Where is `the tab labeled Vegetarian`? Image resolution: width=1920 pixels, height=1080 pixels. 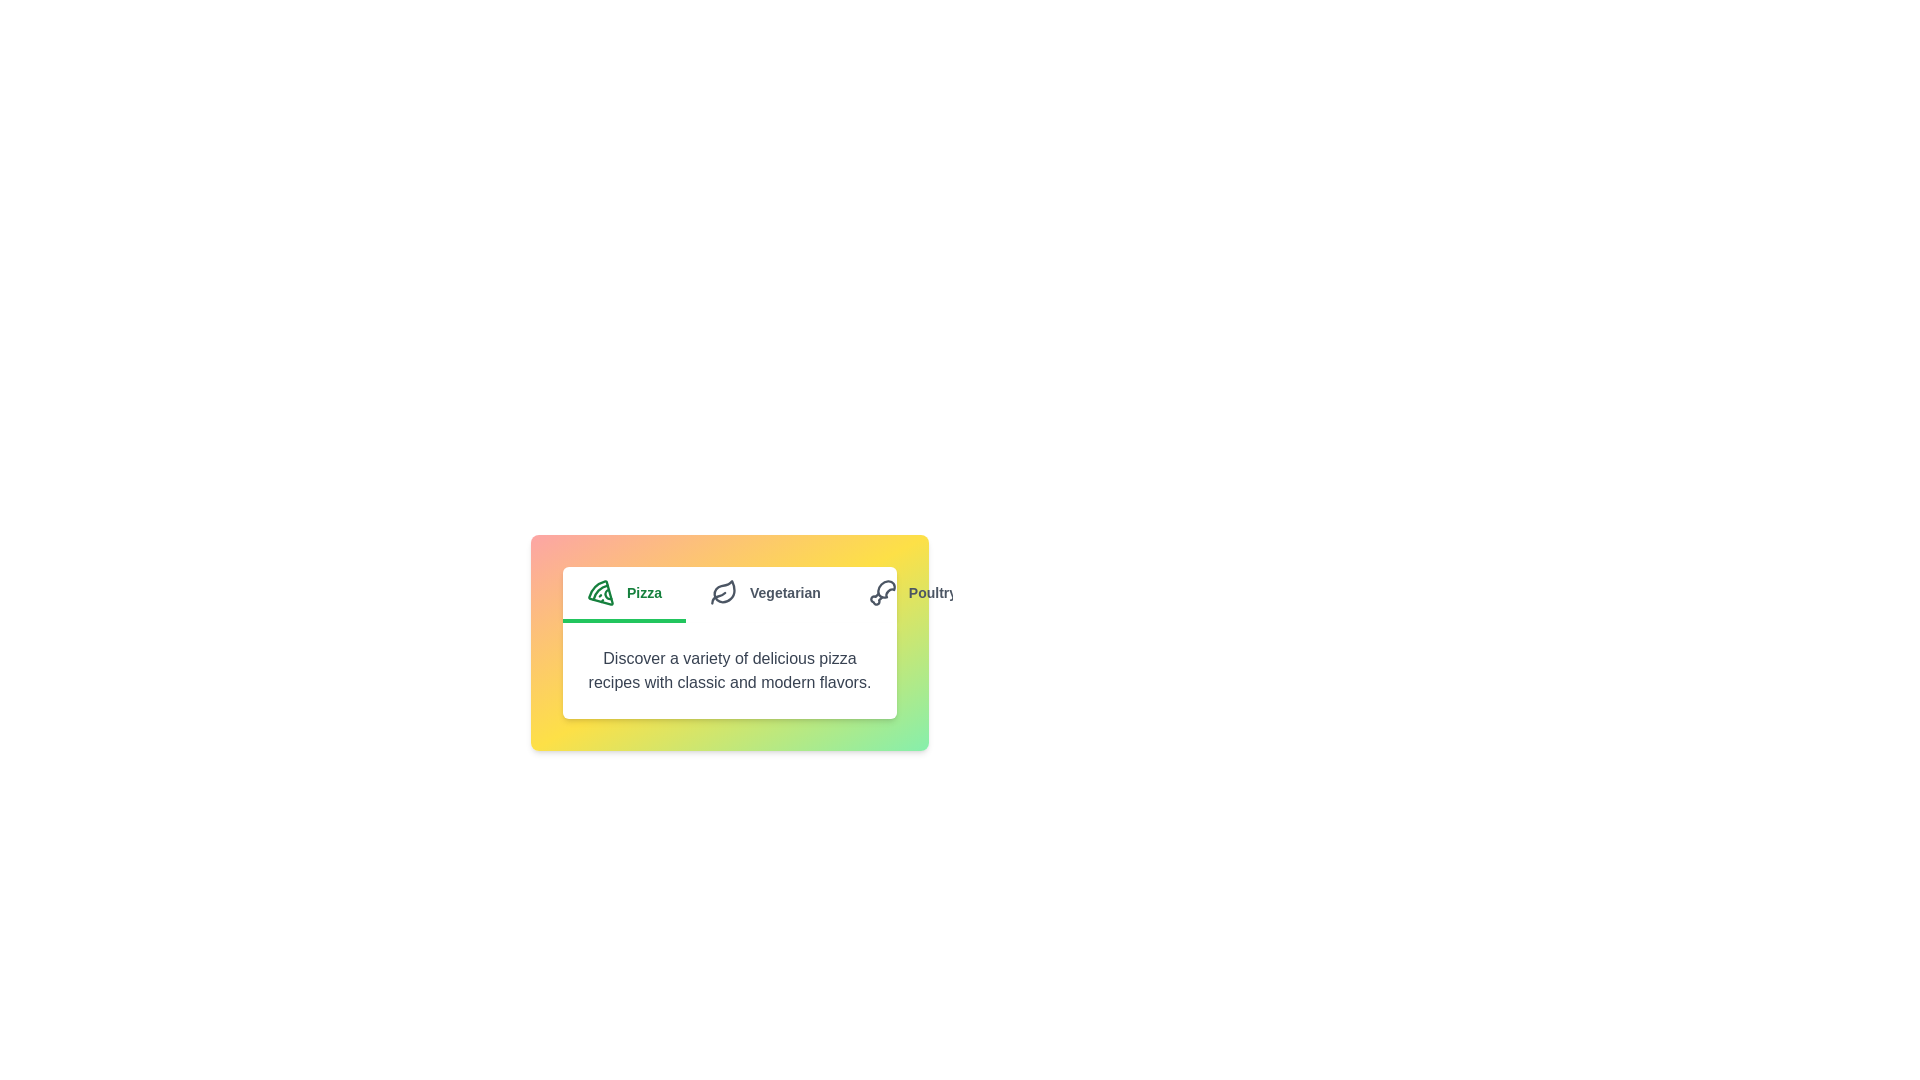
the tab labeled Vegetarian is located at coordinates (763, 593).